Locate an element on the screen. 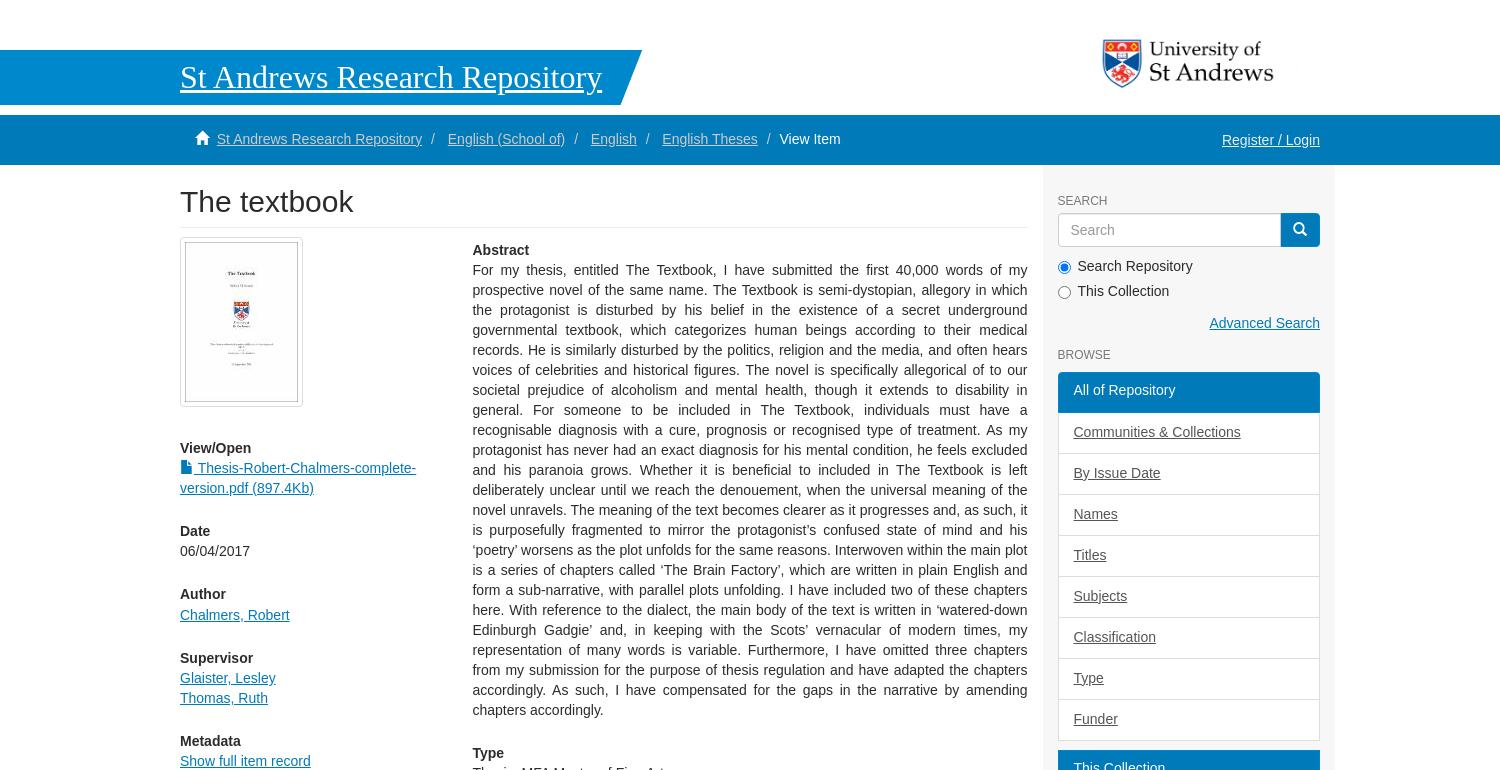 This screenshot has width=1500, height=770. 'Show full item record' is located at coordinates (243, 759).